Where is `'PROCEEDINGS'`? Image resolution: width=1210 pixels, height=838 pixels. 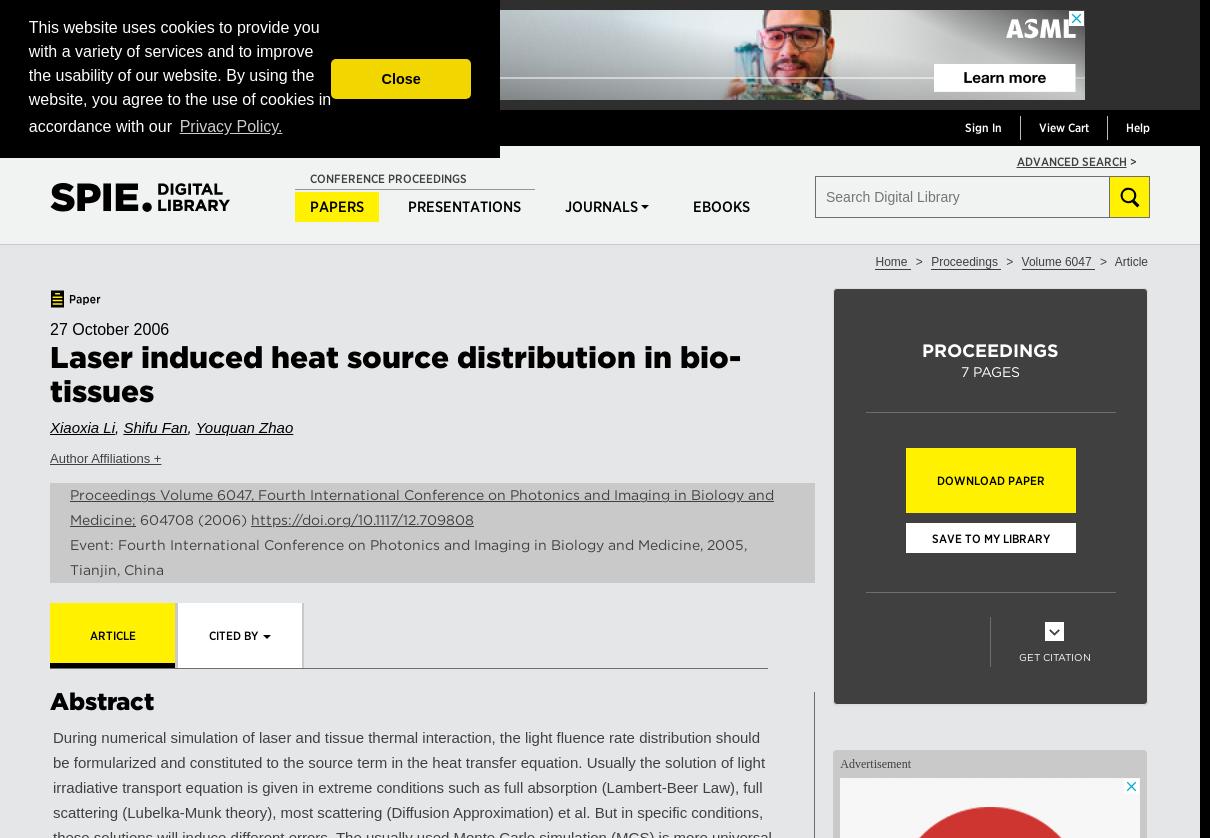 'PROCEEDINGS' is located at coordinates (990, 349).